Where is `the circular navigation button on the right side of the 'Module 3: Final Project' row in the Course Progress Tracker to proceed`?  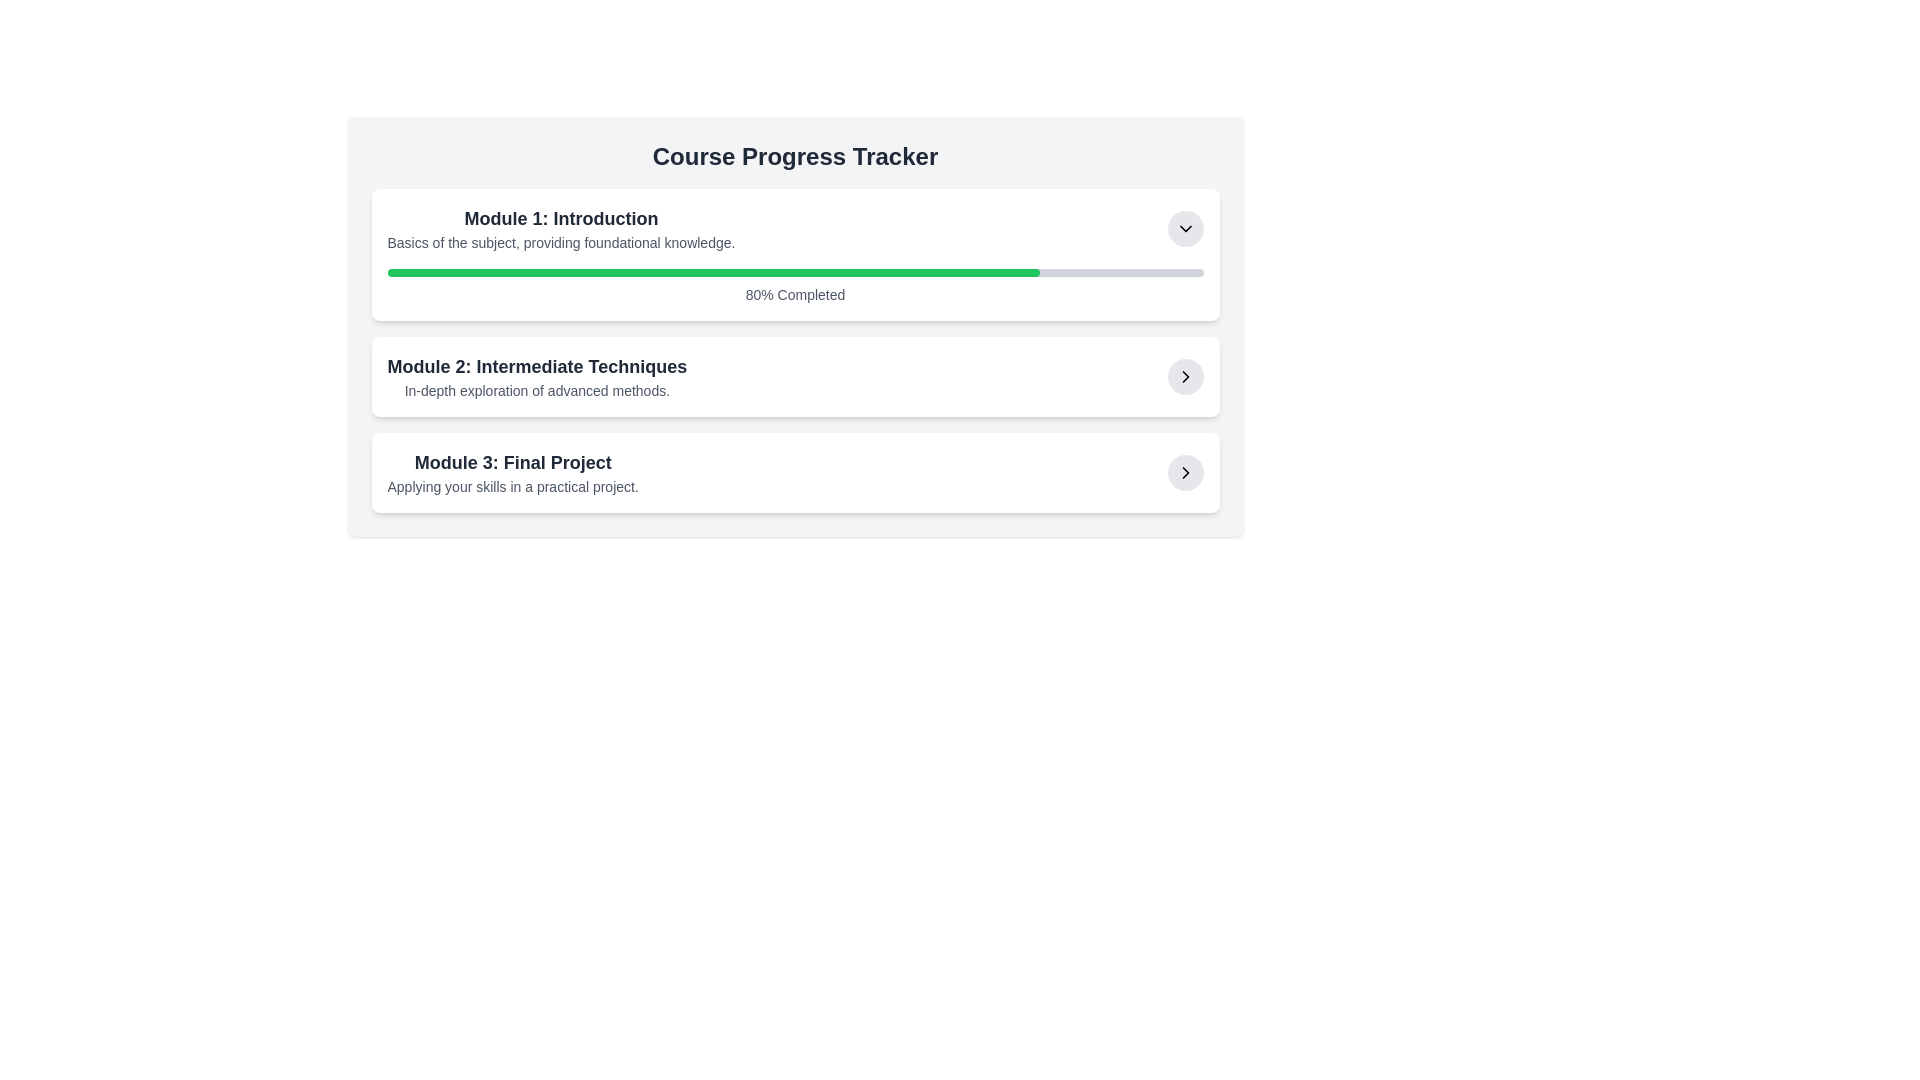 the circular navigation button on the right side of the 'Module 3: Final Project' row in the Course Progress Tracker to proceed is located at coordinates (794, 473).